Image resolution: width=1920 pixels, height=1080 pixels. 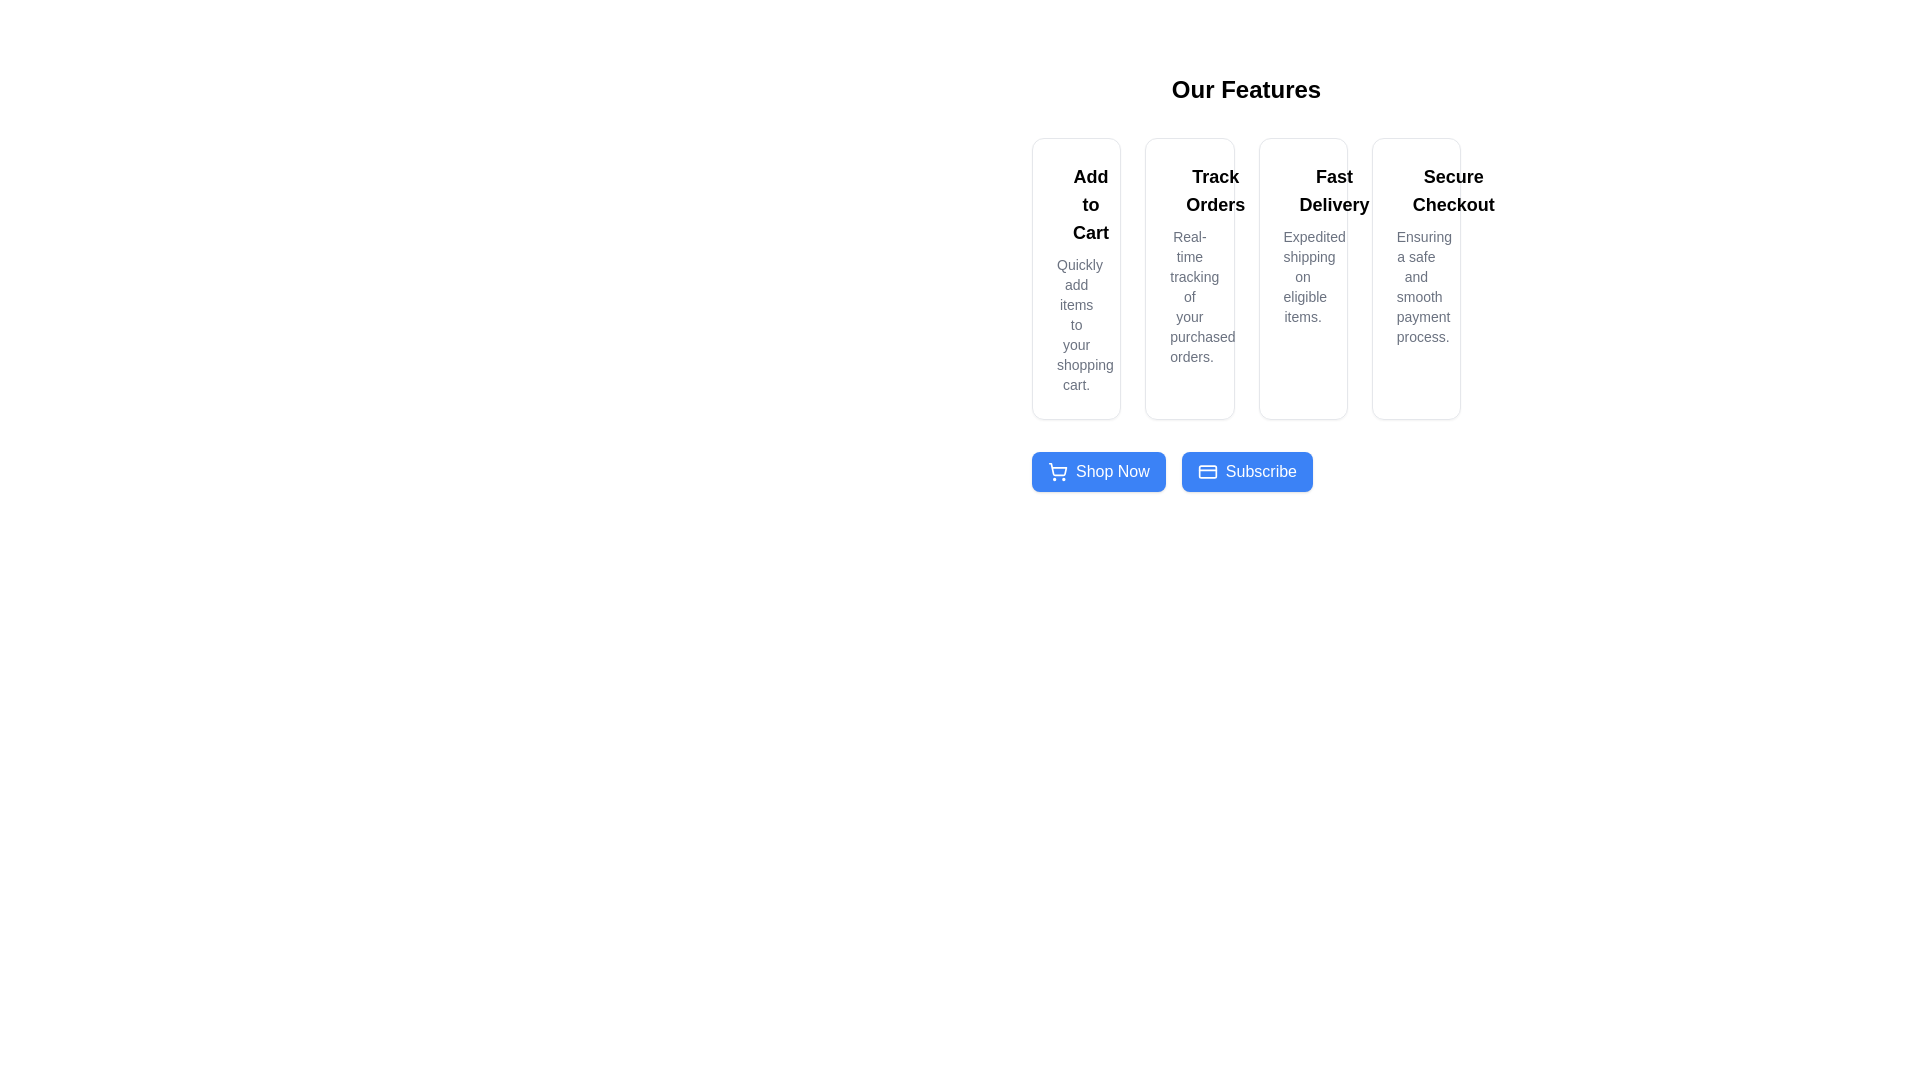 What do you see at coordinates (1075, 323) in the screenshot?
I see `the descriptive text element located directly below the 'Add to Cart' header, which provides additional information about the 'Add to Cart' feature` at bounding box center [1075, 323].